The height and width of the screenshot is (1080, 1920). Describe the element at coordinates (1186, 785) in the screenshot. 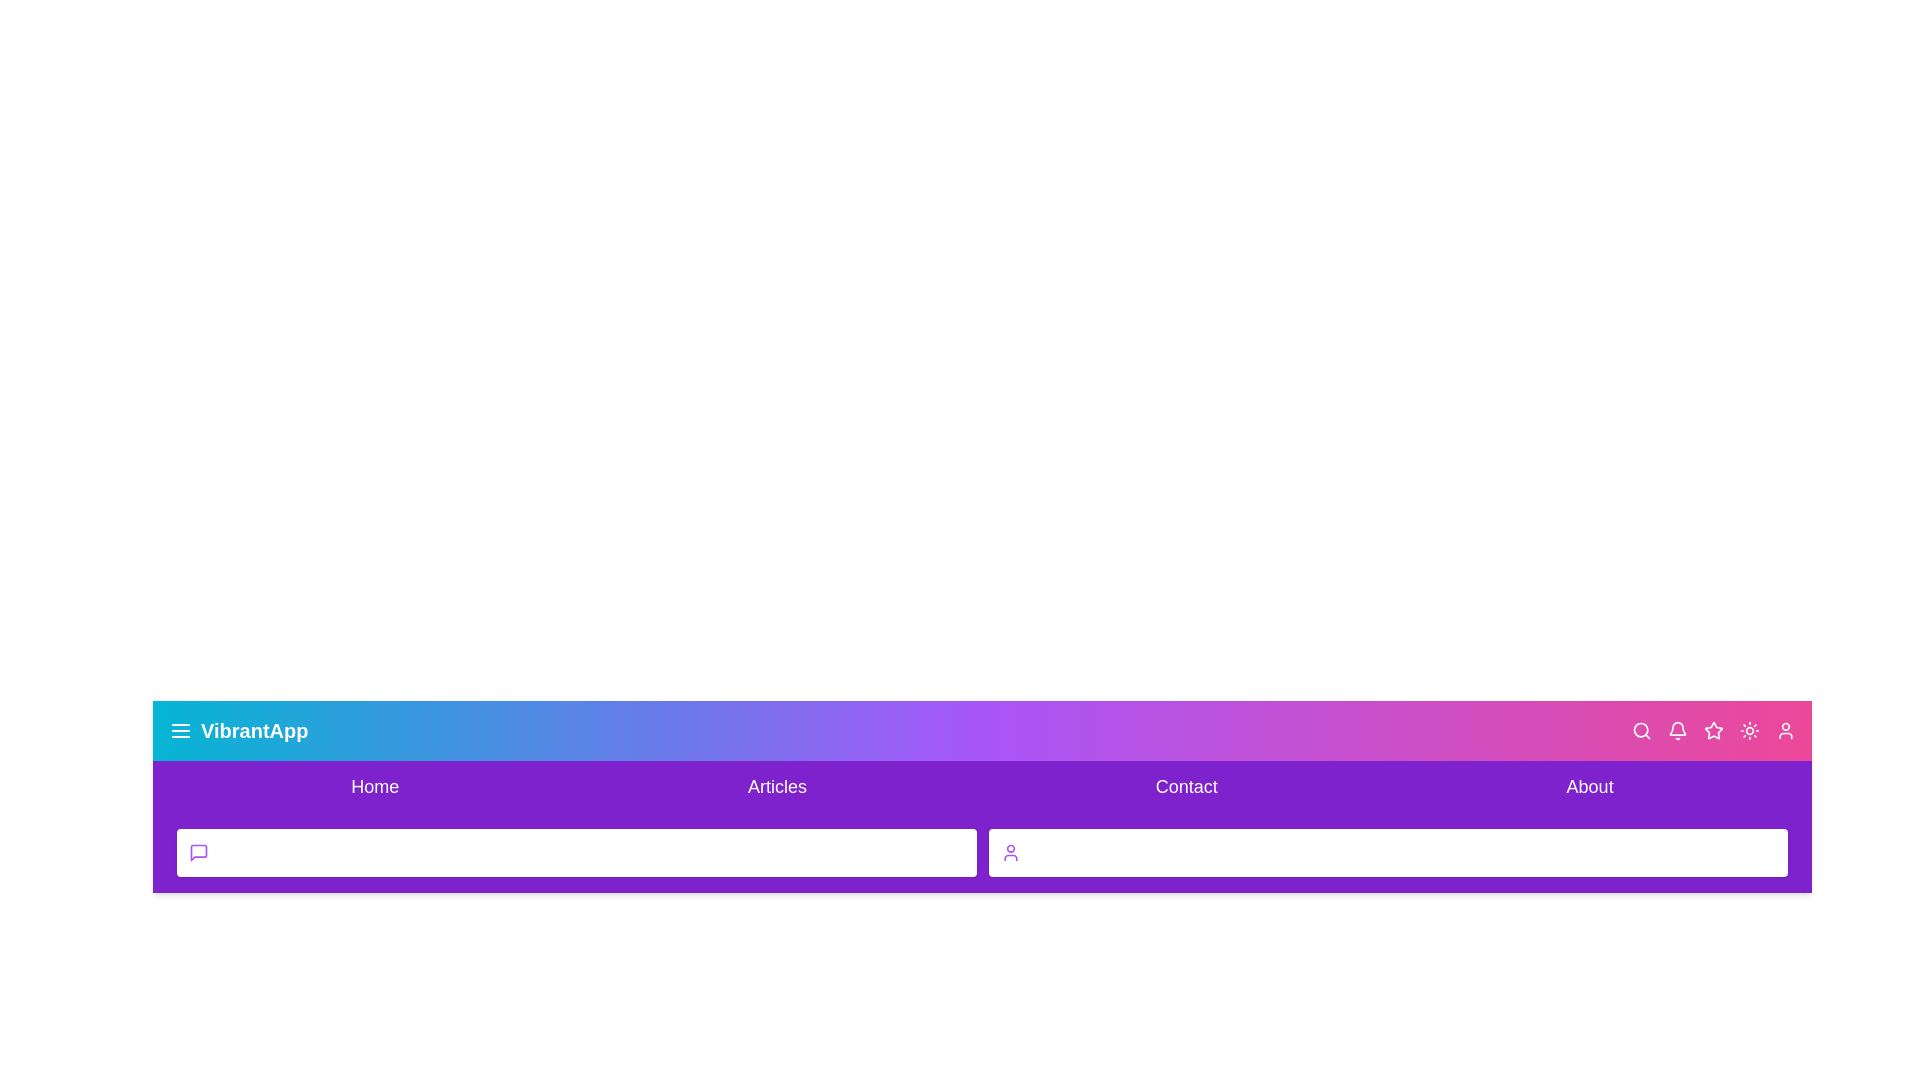

I see `the Contact navigation link to navigate to the respective section` at that location.